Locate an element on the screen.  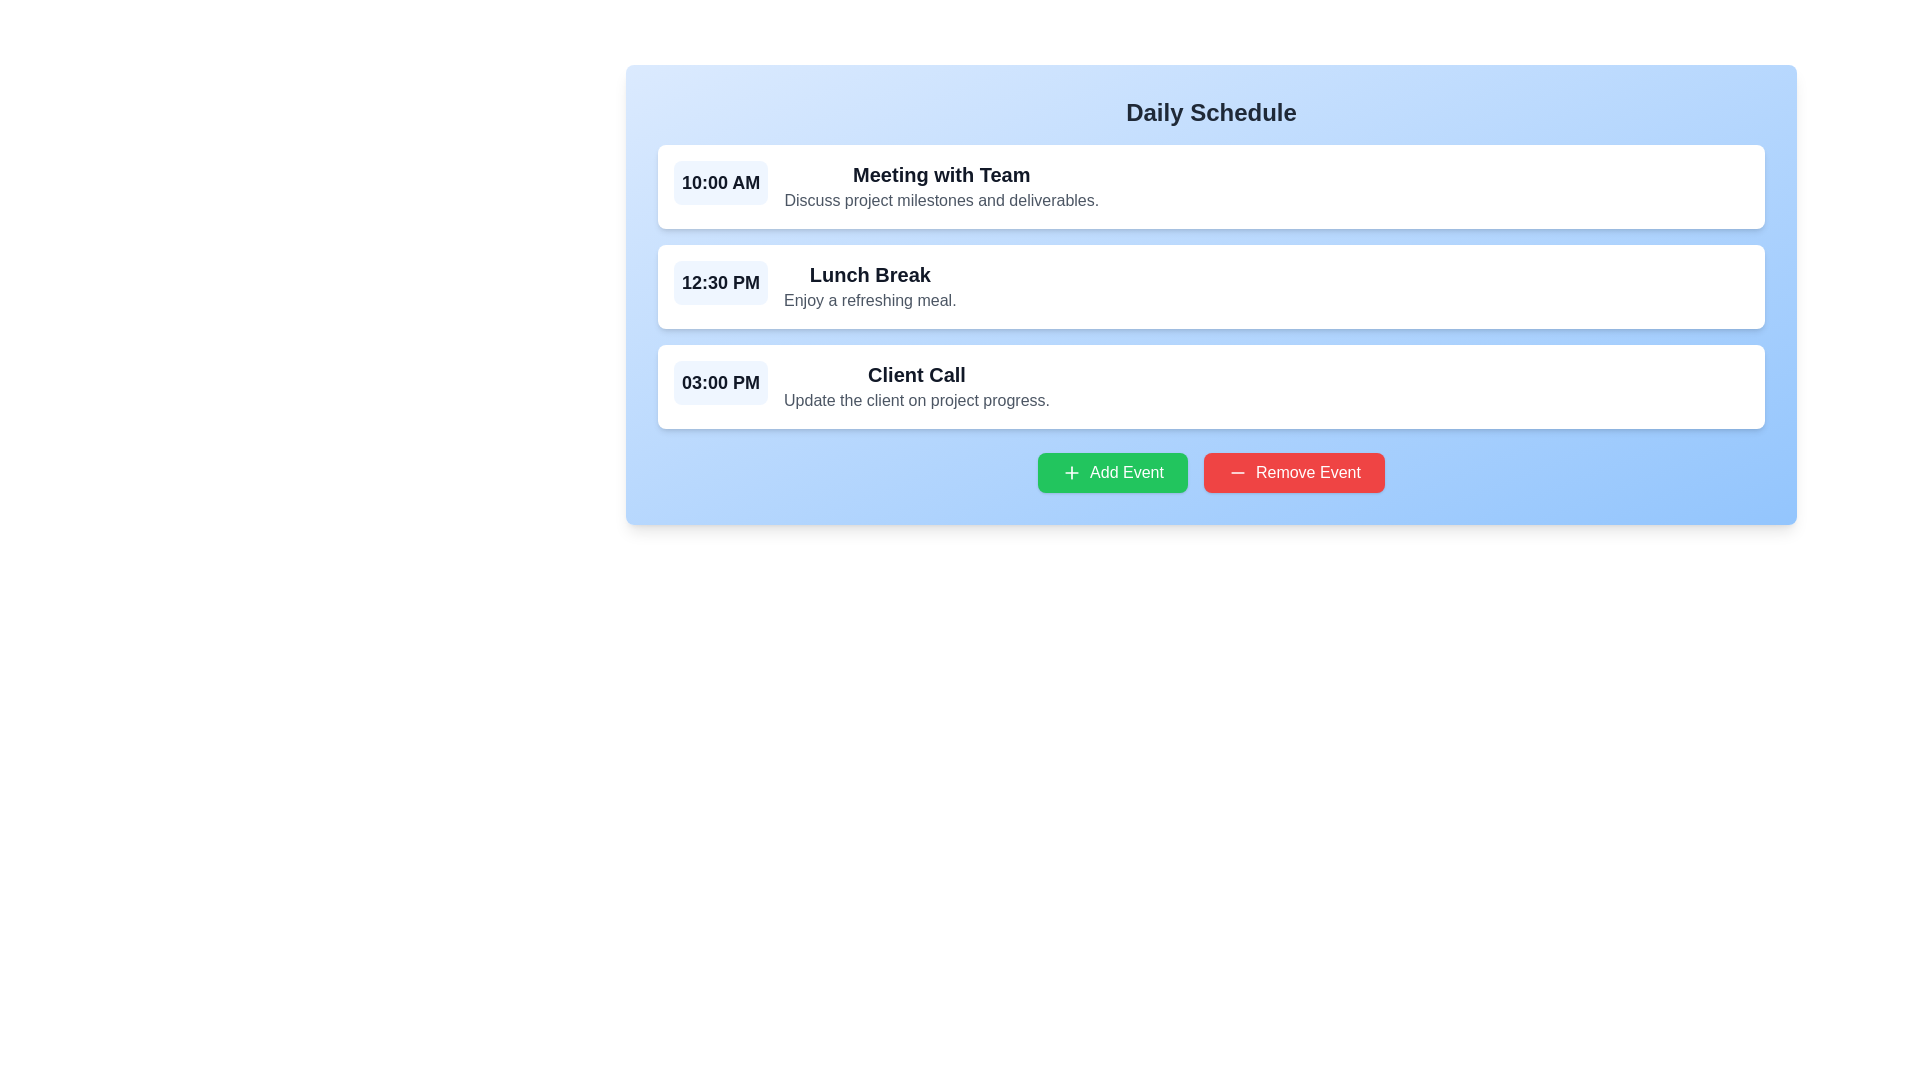
the button located below the schedule entries, which allows users is located at coordinates (1112, 473).